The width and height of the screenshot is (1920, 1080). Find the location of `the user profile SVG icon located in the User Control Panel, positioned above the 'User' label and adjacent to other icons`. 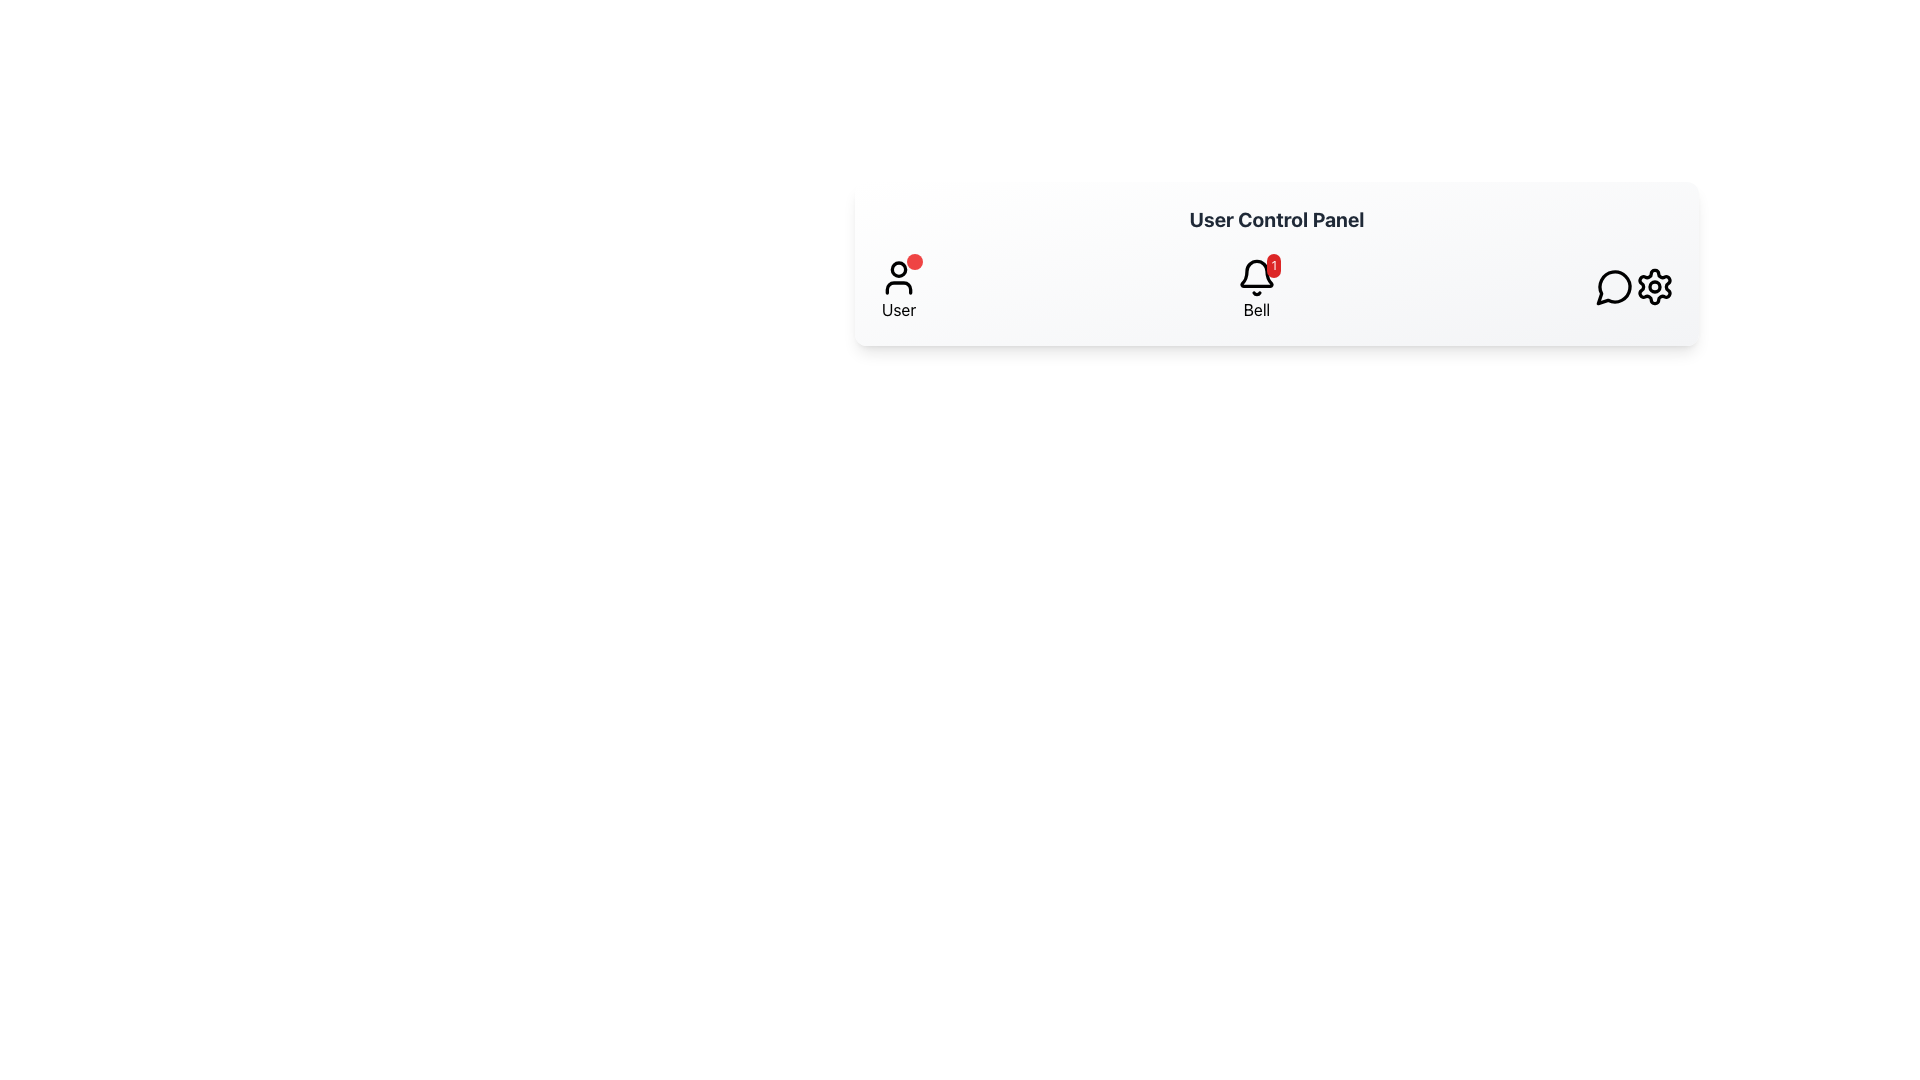

the user profile SVG icon located in the User Control Panel, positioned above the 'User' label and adjacent to other icons is located at coordinates (897, 277).